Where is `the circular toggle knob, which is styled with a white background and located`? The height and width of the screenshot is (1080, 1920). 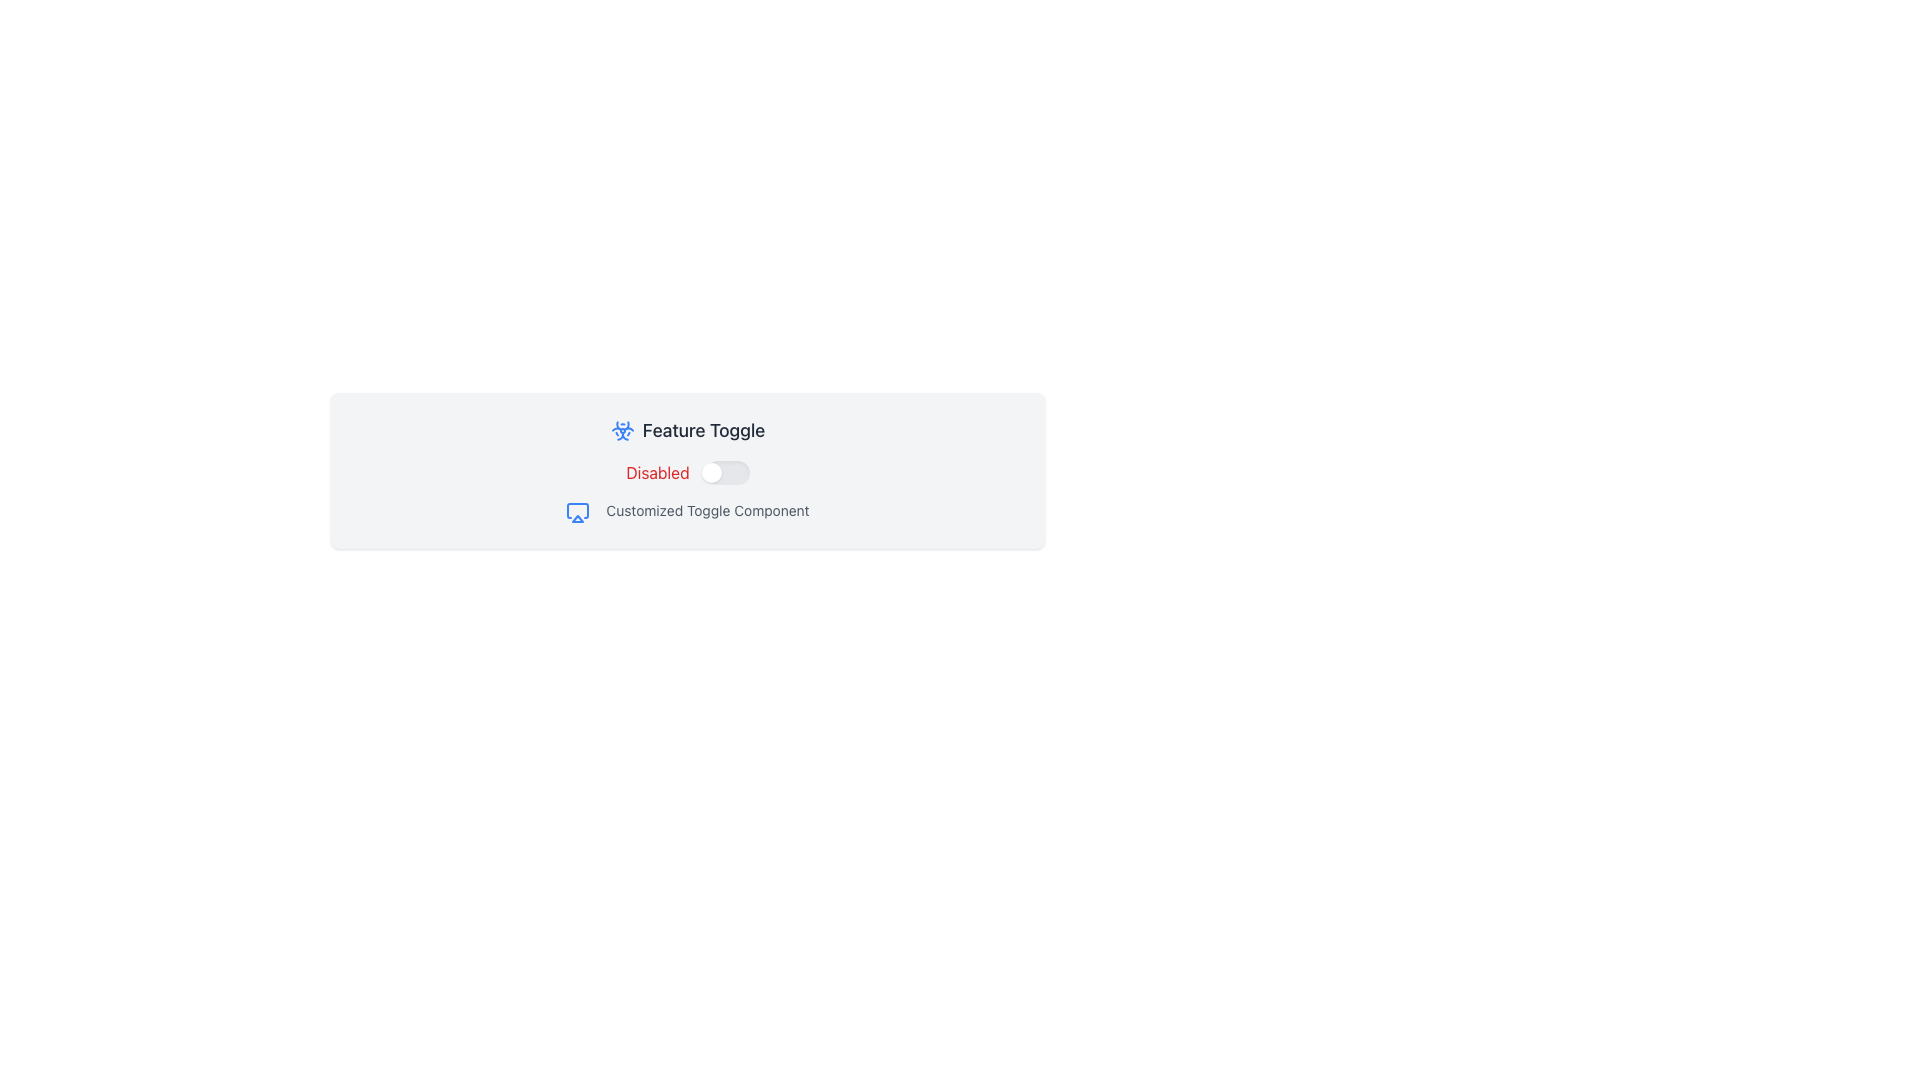
the circular toggle knob, which is styled with a white background and located is located at coordinates (711, 473).